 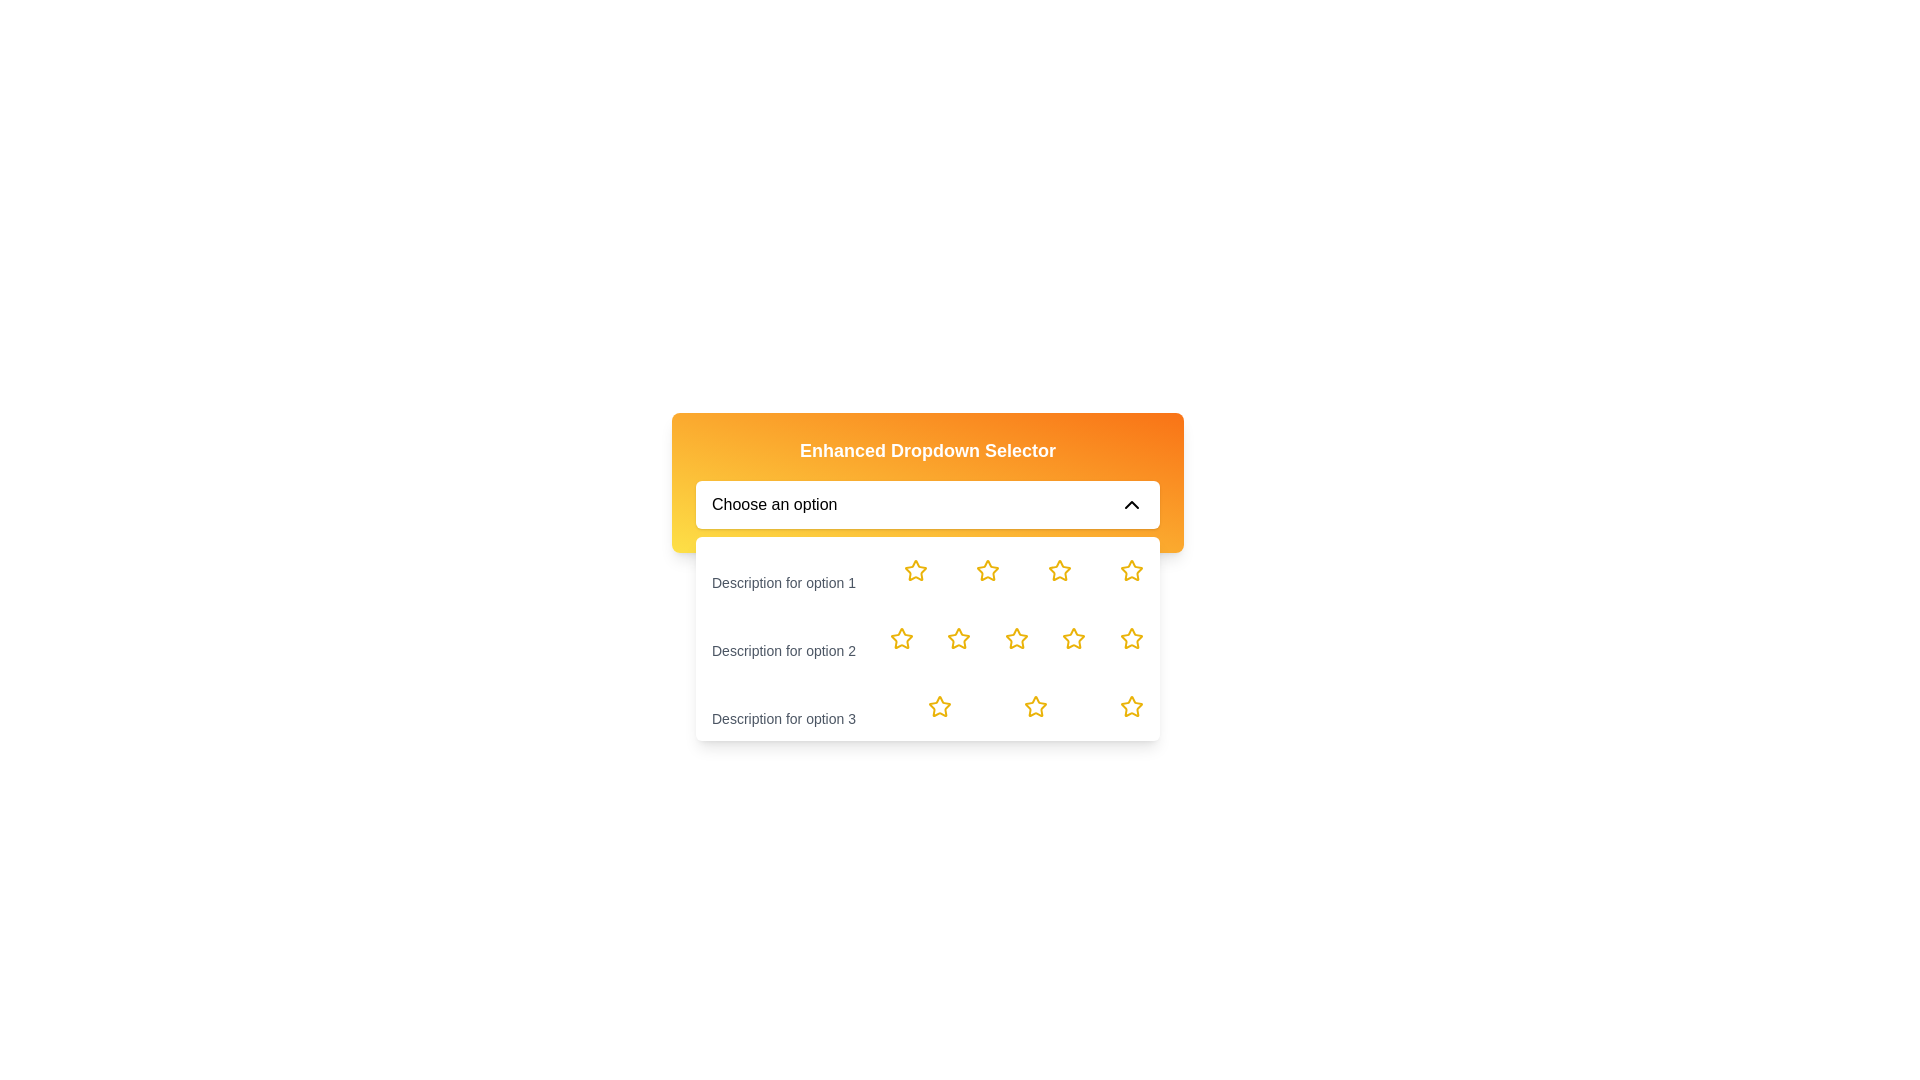 What do you see at coordinates (914, 570) in the screenshot?
I see `the first star icon button in the Enhanced Dropdown Selector` at bounding box center [914, 570].